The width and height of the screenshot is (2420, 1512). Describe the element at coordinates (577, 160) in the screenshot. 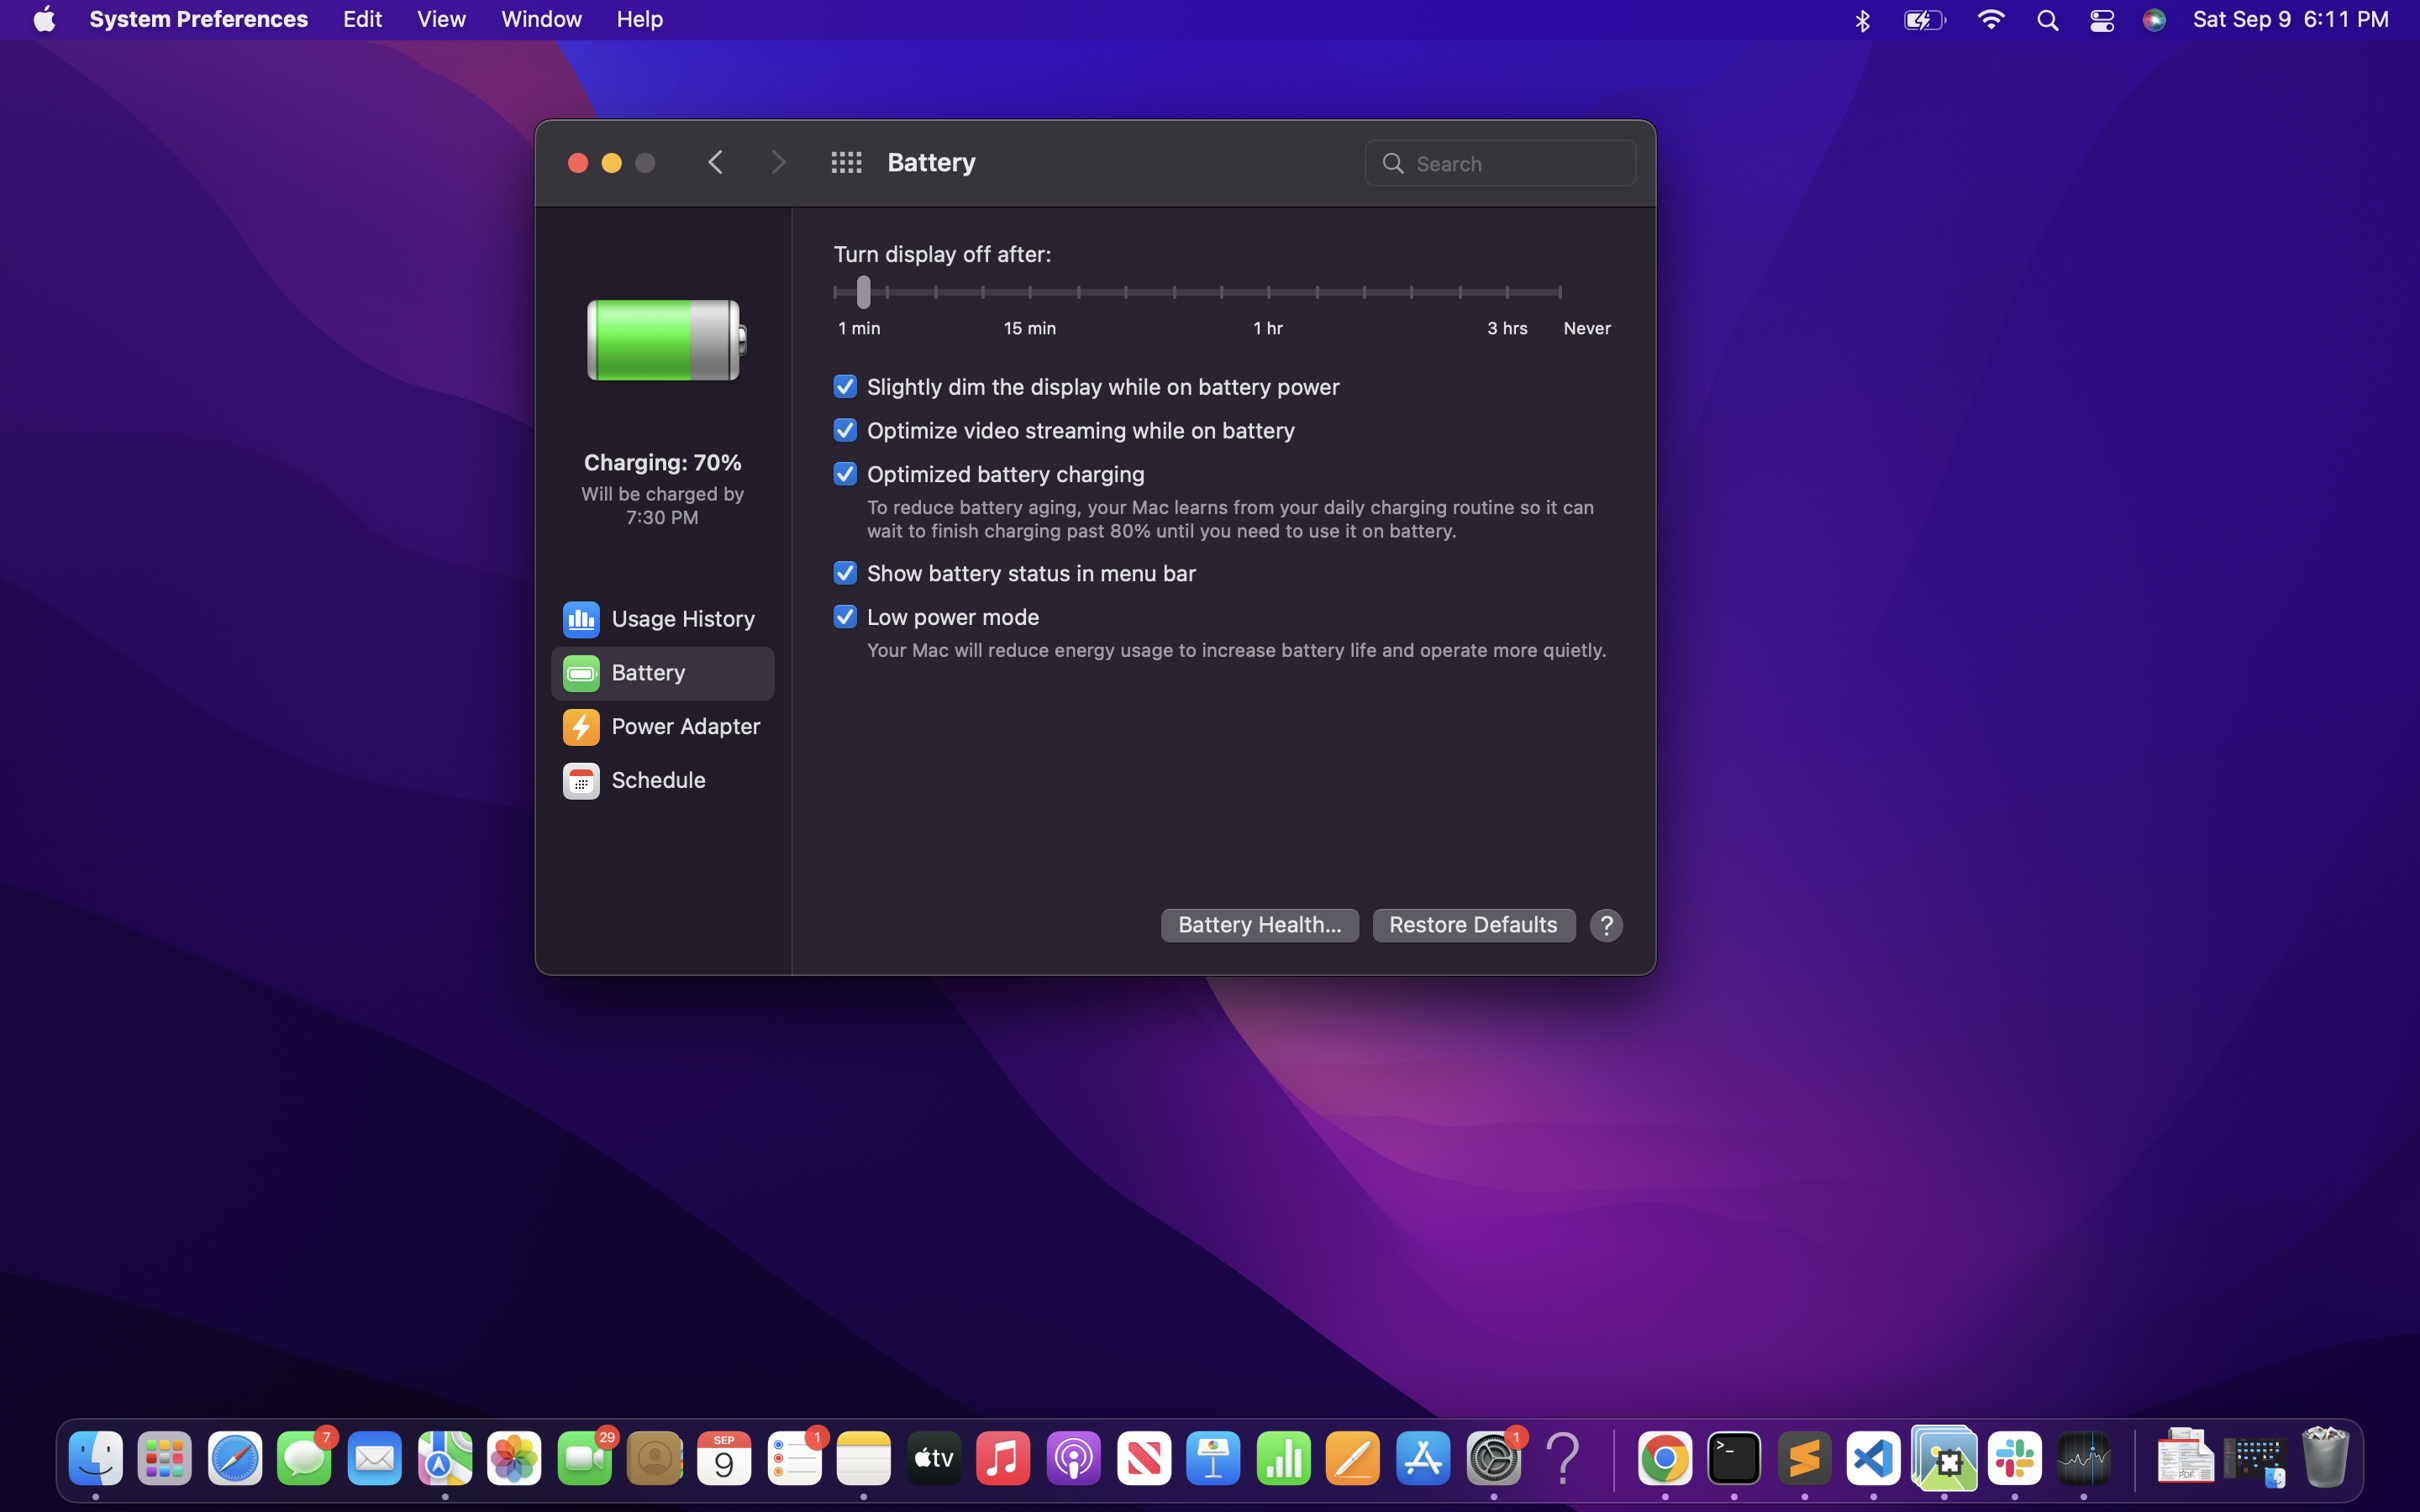

I see `Close the current window` at that location.